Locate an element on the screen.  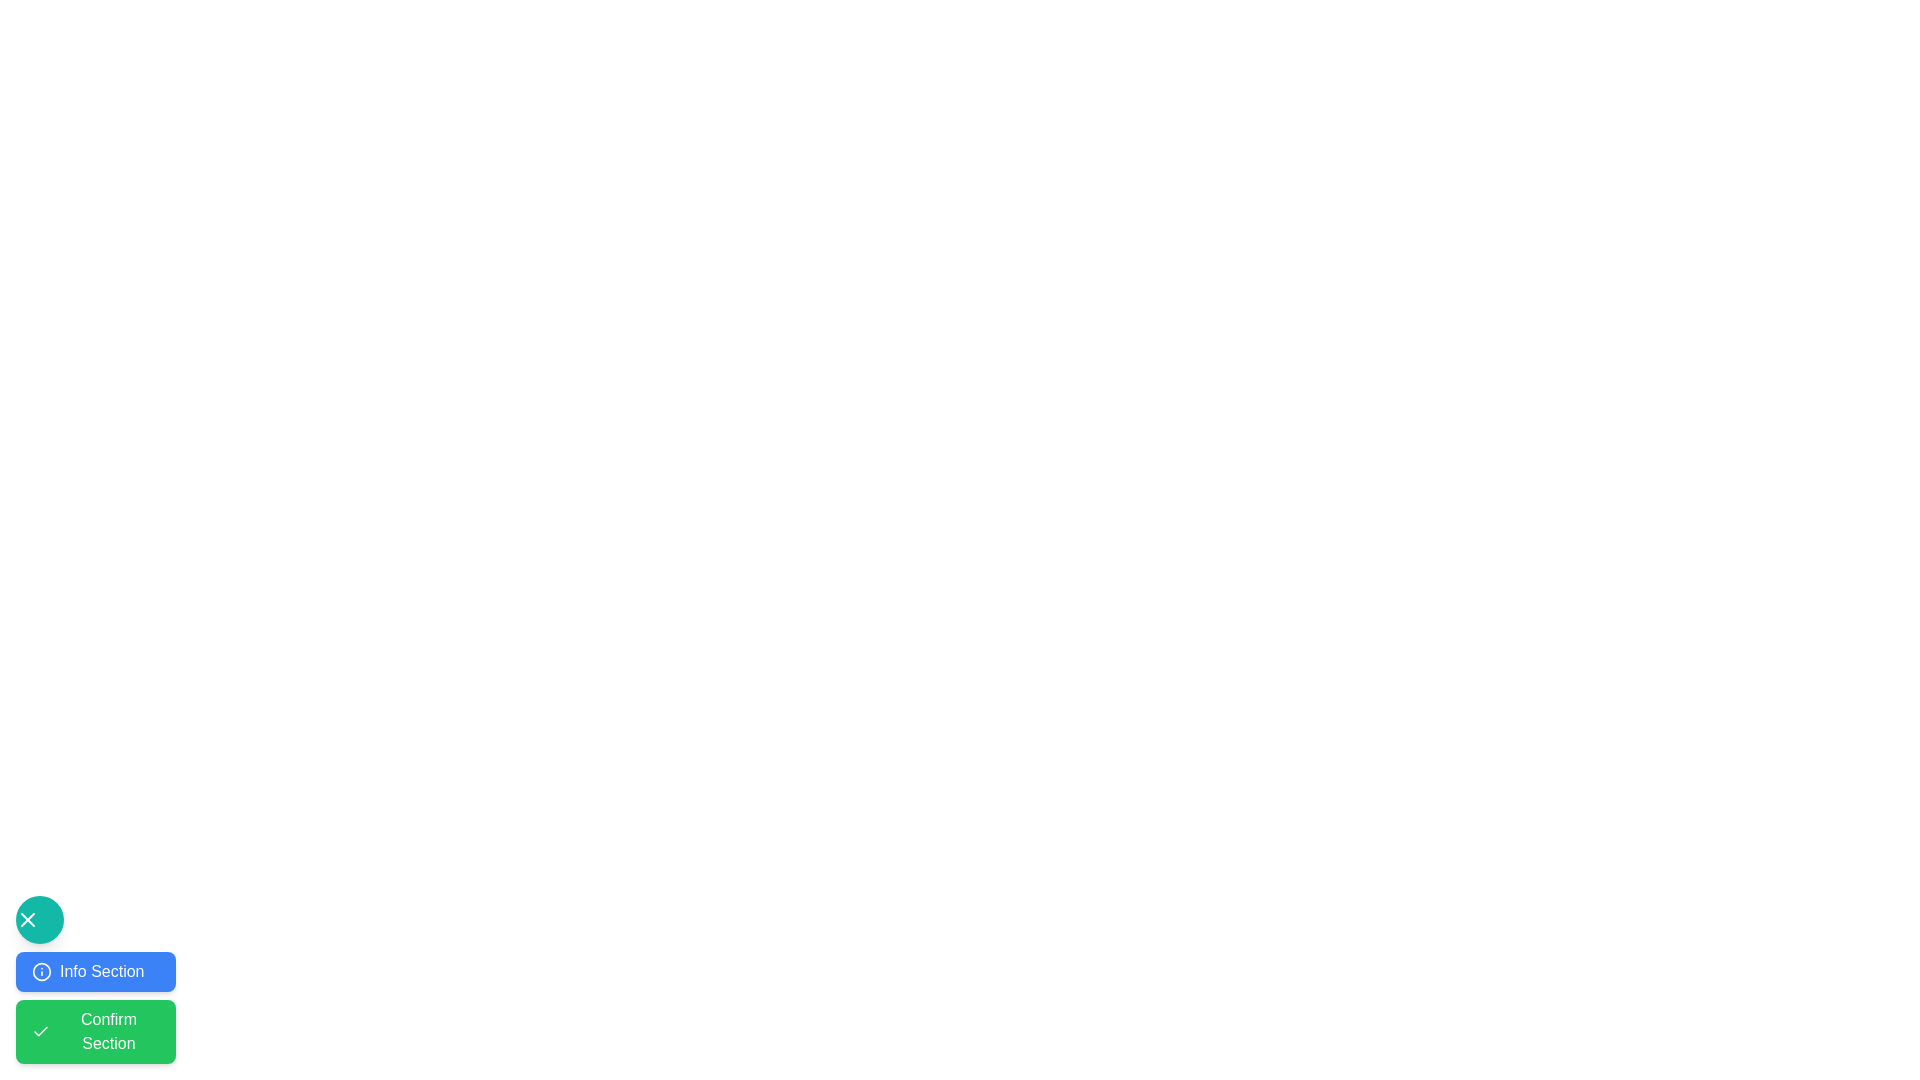
the confirmation button located near the bottom-left corner of the interface, directly below the 'Info Section' button is located at coordinates (95, 1032).